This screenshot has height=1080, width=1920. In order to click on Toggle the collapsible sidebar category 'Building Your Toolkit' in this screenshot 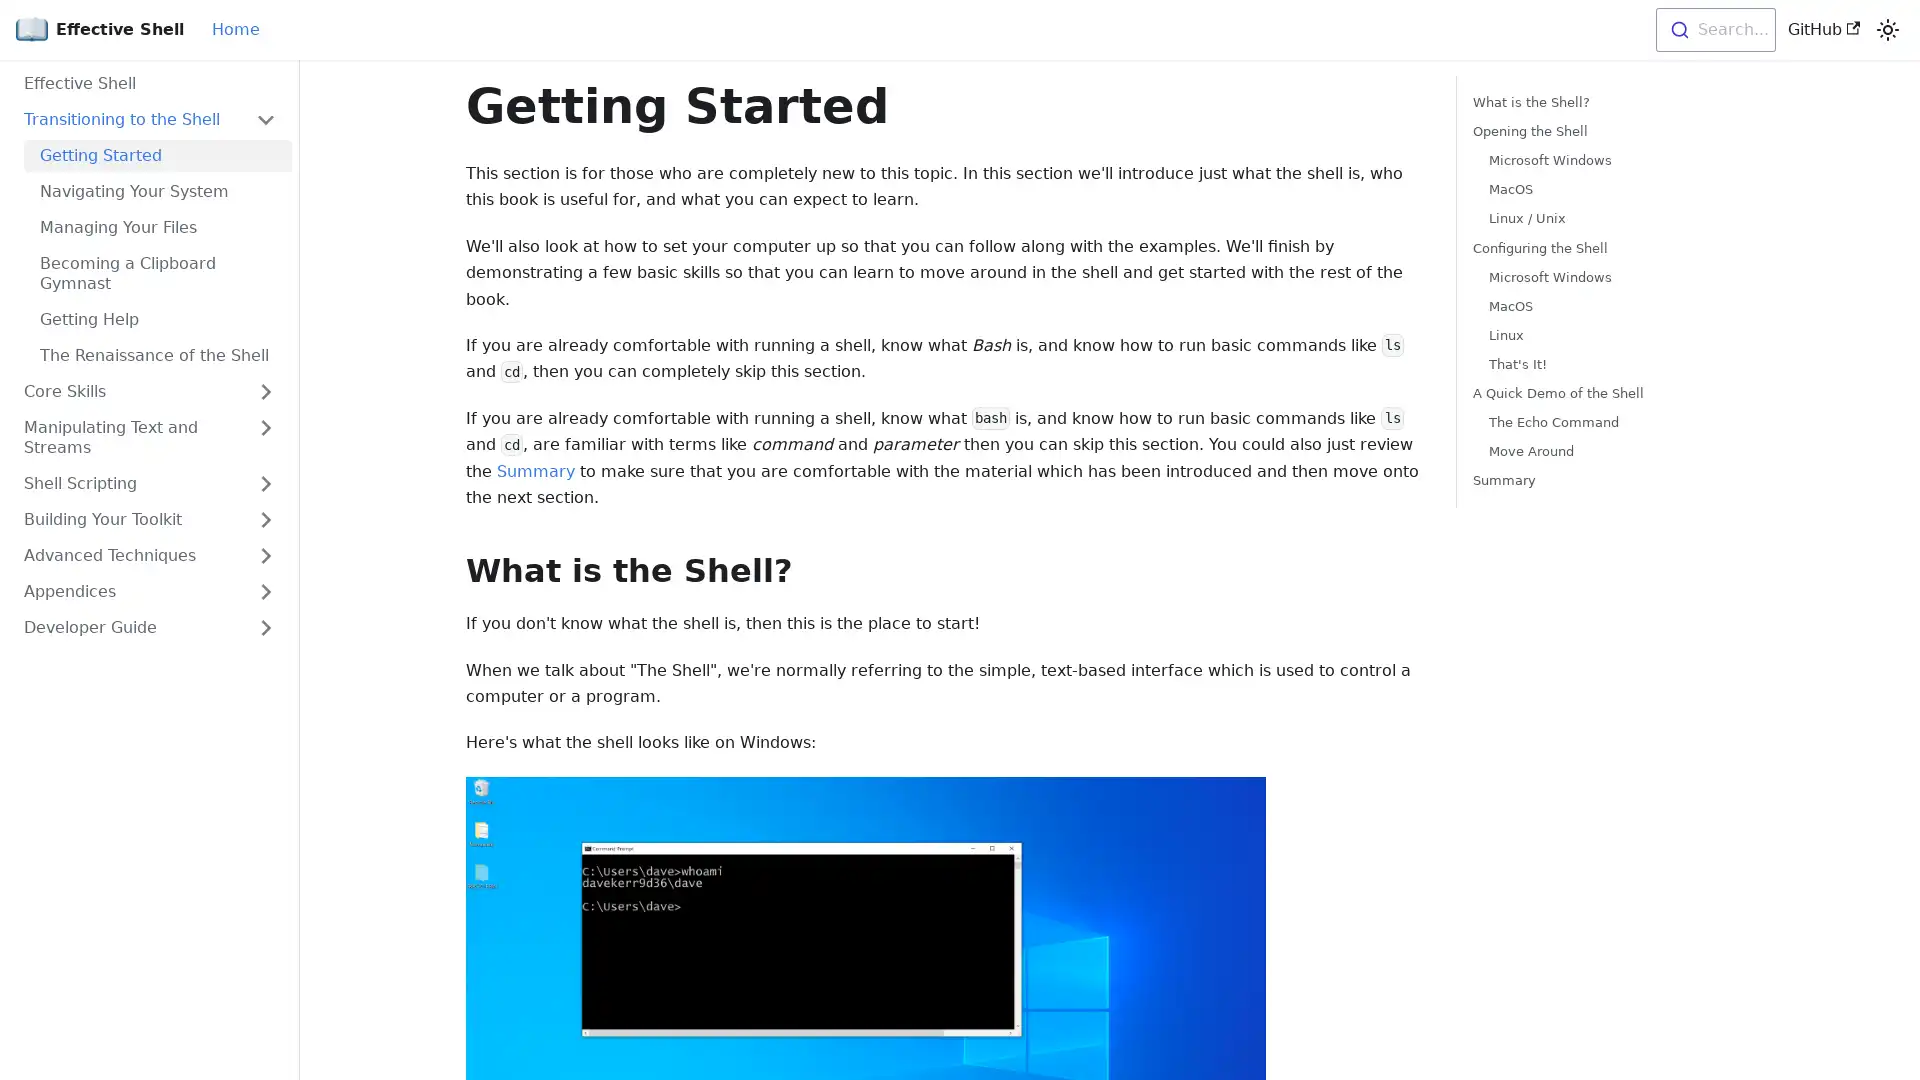, I will do `click(264, 519)`.